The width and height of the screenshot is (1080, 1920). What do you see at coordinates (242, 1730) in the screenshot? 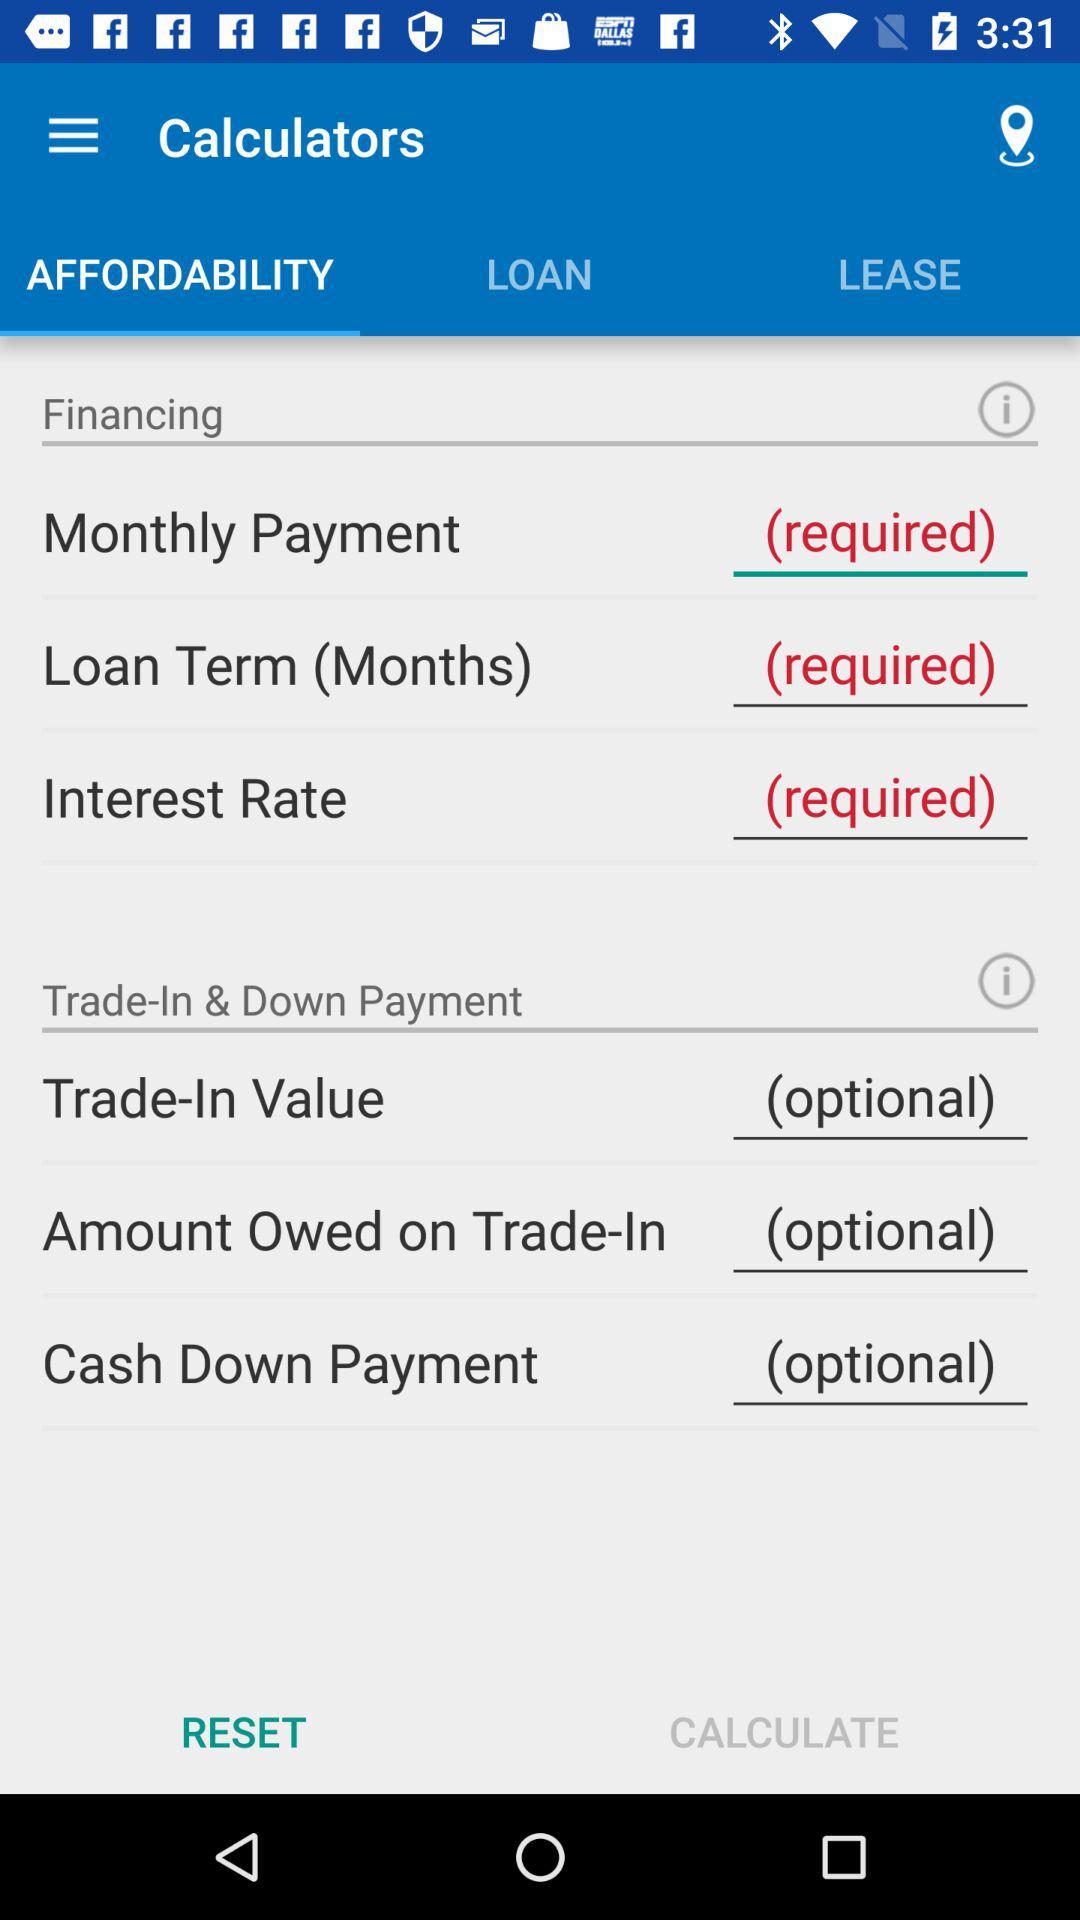
I see `reset at the bottom left corner` at bounding box center [242, 1730].